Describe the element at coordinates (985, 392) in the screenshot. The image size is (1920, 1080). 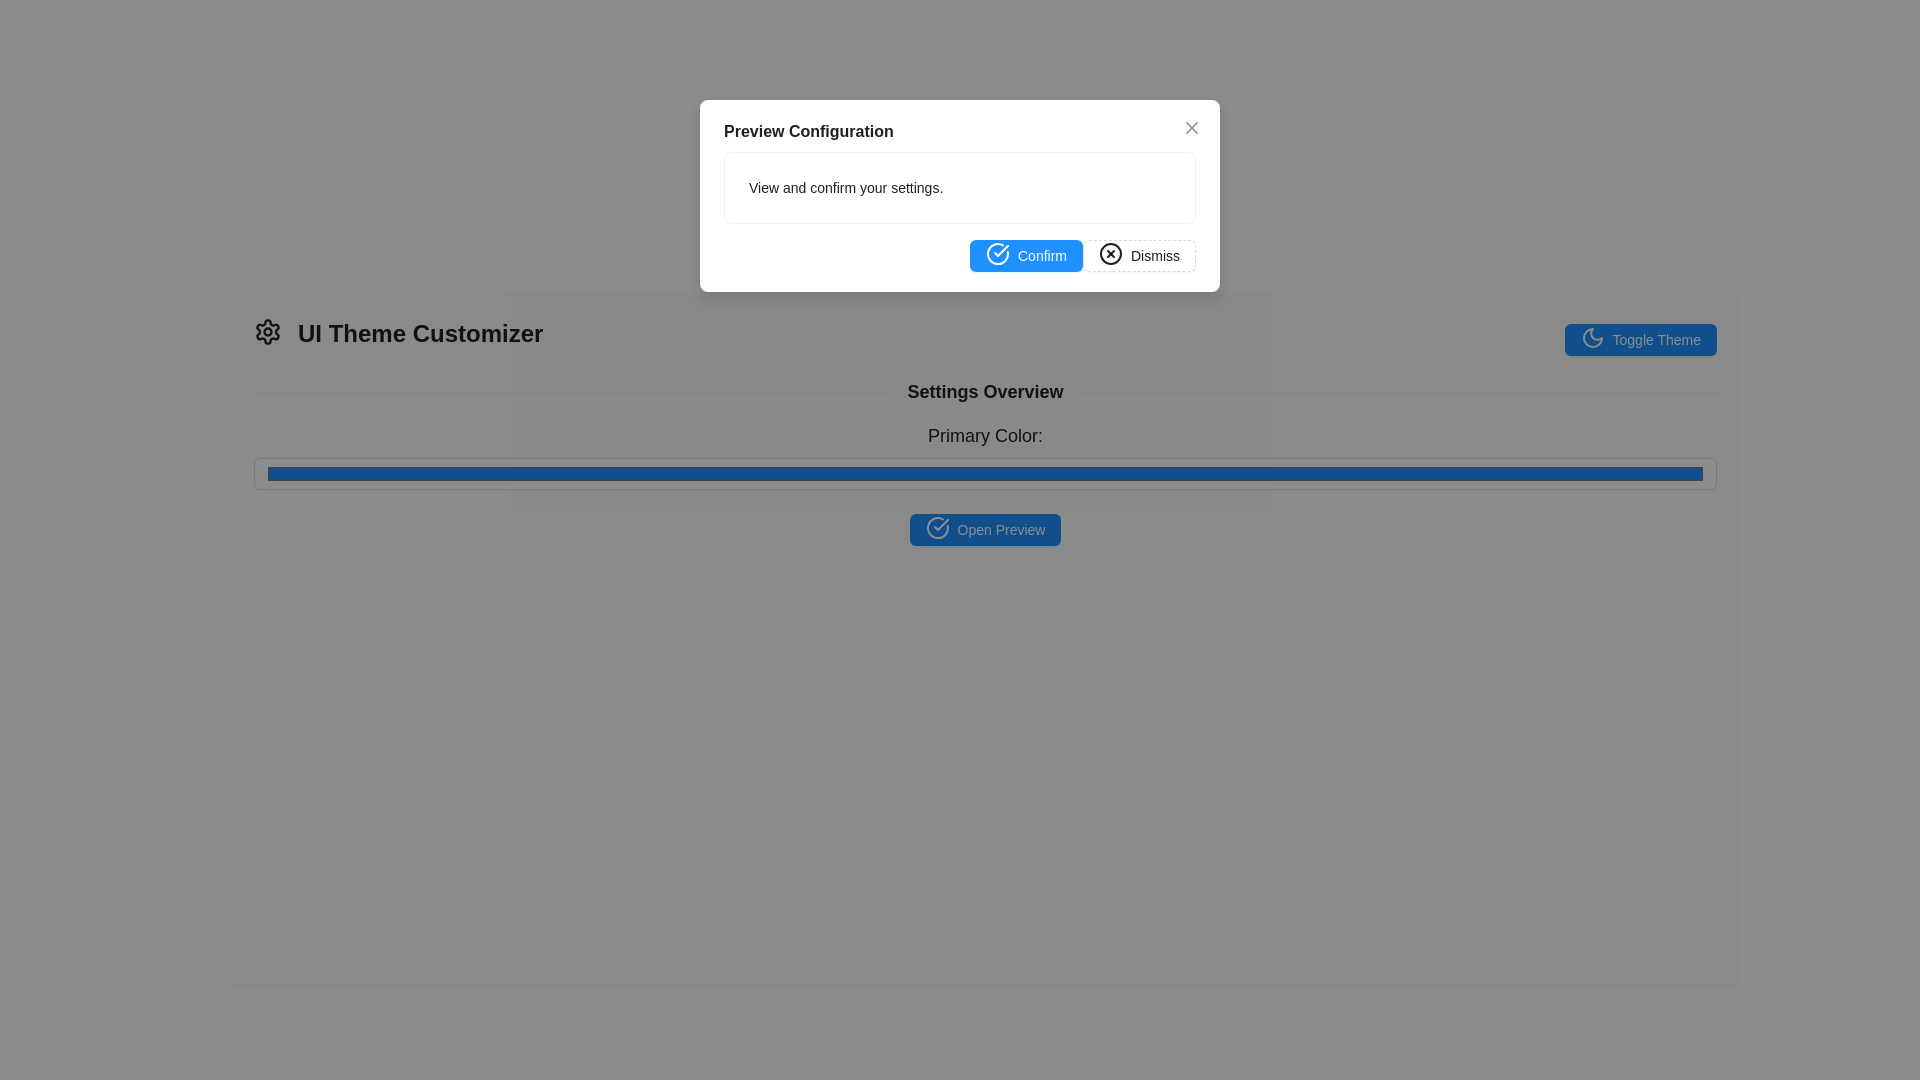
I see `the horizontal line divider with centered text 'Settings Overview' that separates the 'Toggle Theme' button and the 'Primary Color' label` at that location.